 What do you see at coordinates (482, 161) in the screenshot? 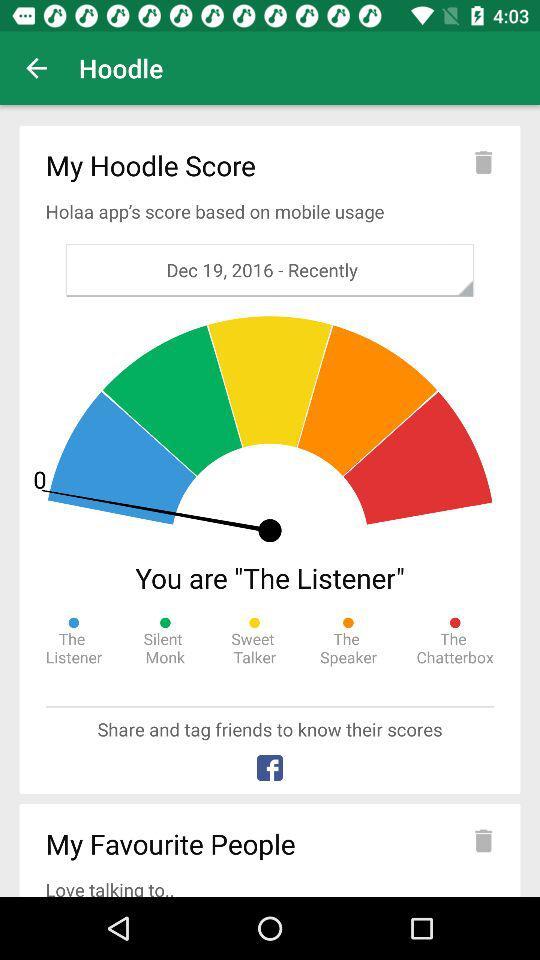
I see `delete current score` at bounding box center [482, 161].